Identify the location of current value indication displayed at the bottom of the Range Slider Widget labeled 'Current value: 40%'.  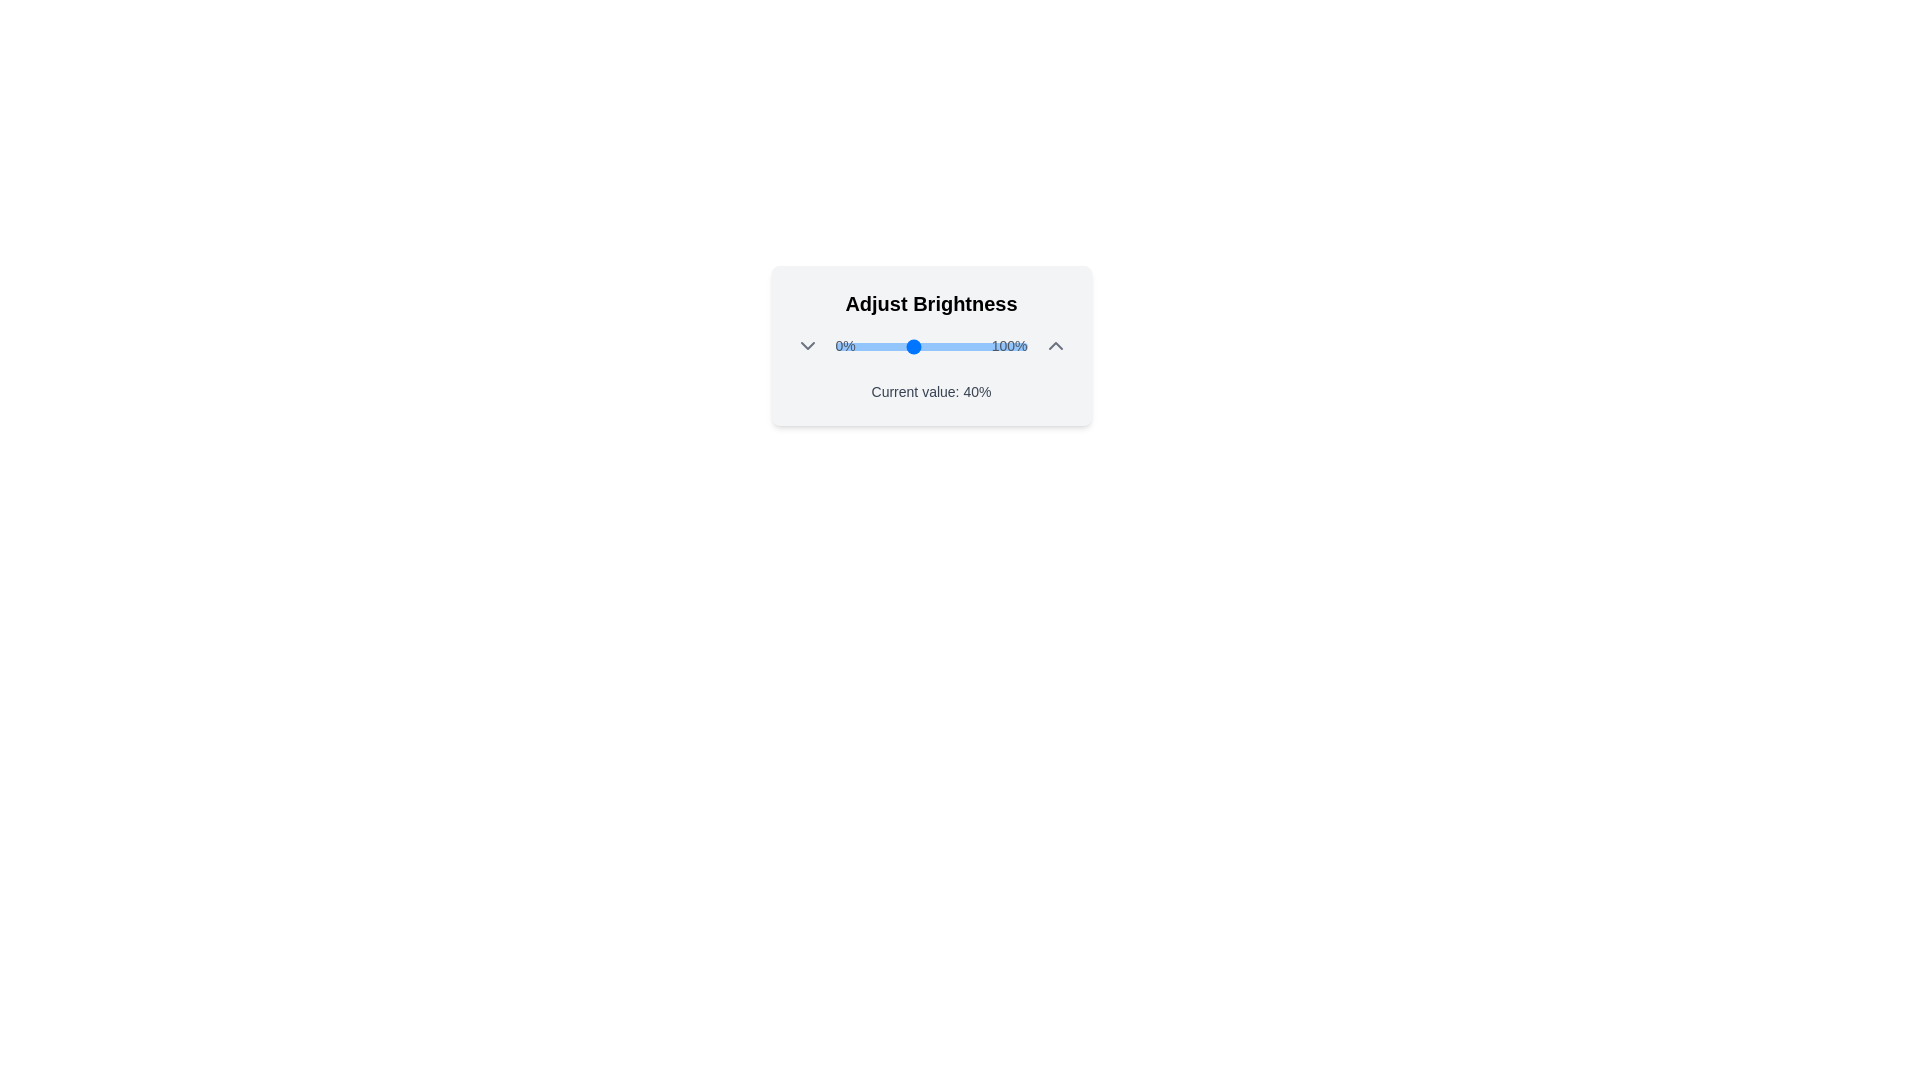
(930, 345).